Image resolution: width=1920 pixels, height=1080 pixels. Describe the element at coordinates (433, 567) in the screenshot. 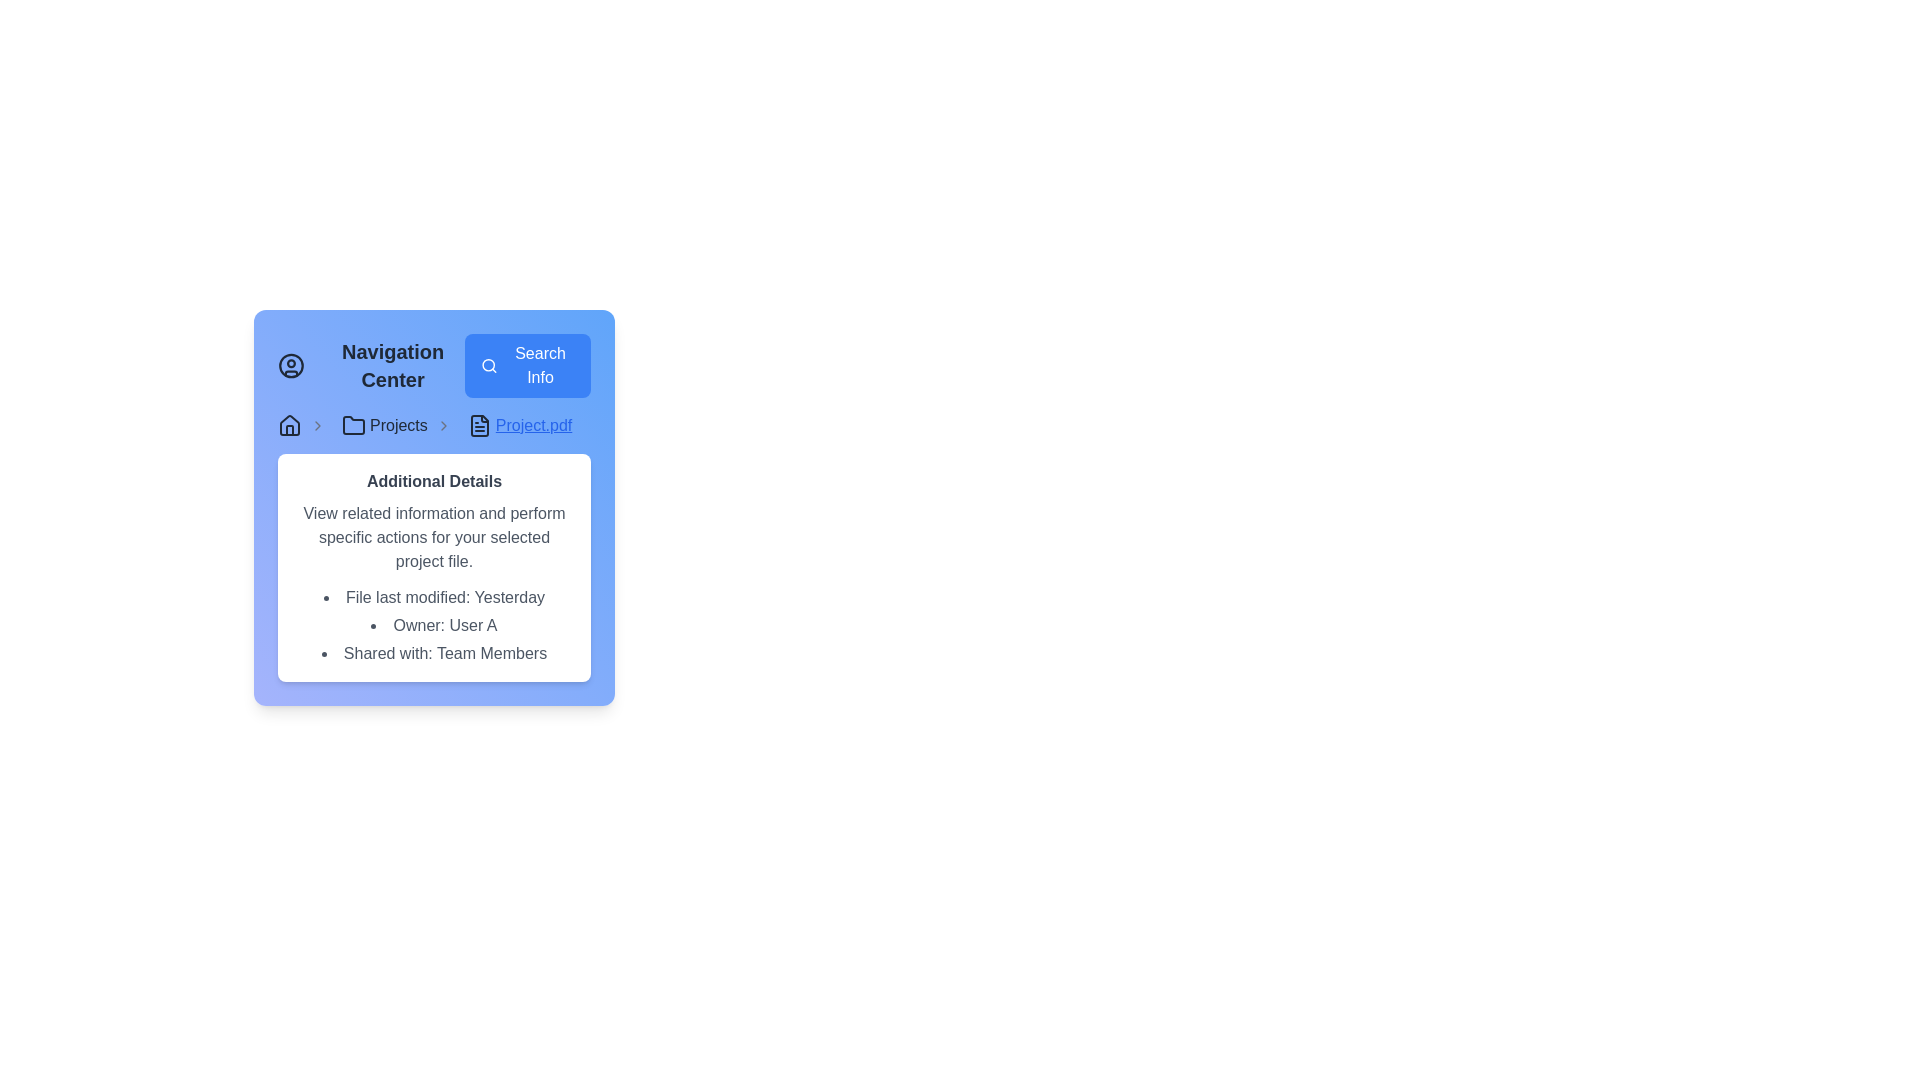

I see `details presented in the Informational card that contains 'Additional Details' and actionable information about file modification date, owner, and shared members` at that location.